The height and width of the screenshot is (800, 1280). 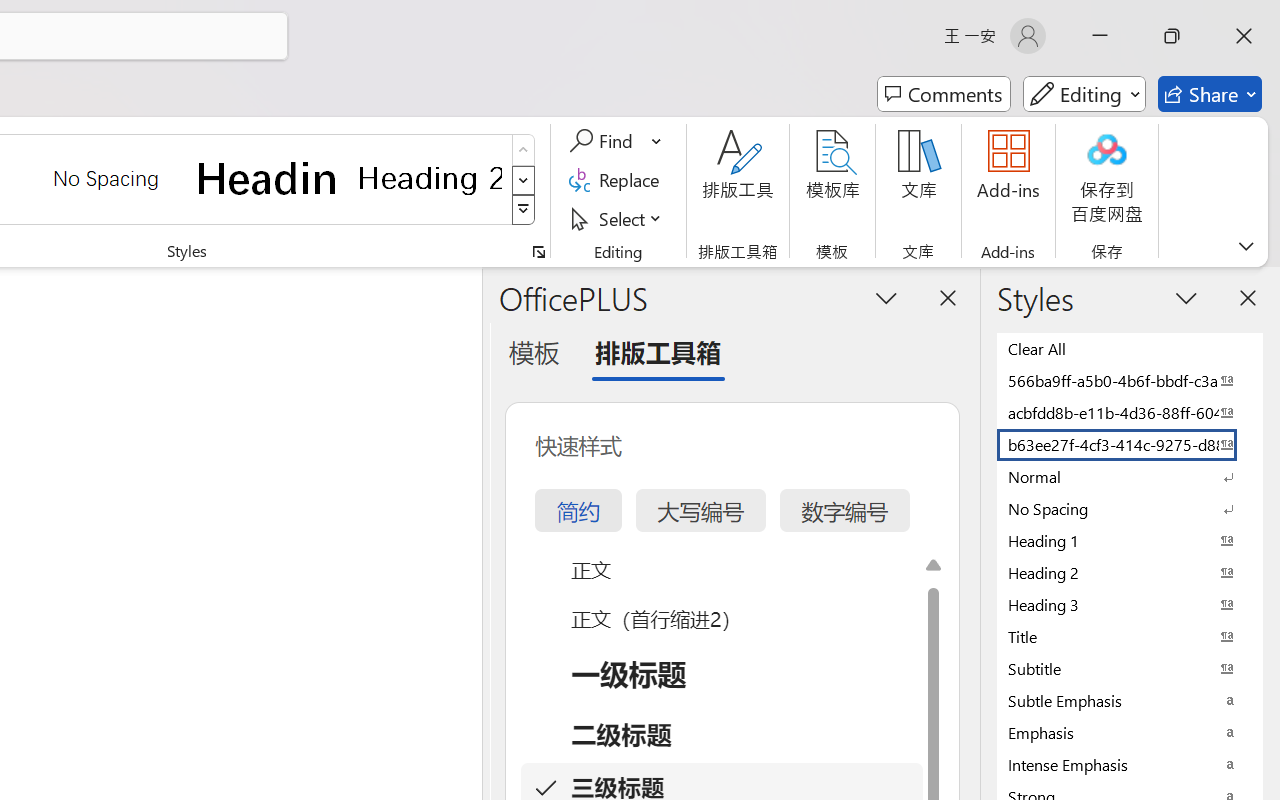 What do you see at coordinates (1130, 379) in the screenshot?
I see `'566ba9ff-a5b0-4b6f-bbdf-c3ab41993fc2'` at bounding box center [1130, 379].